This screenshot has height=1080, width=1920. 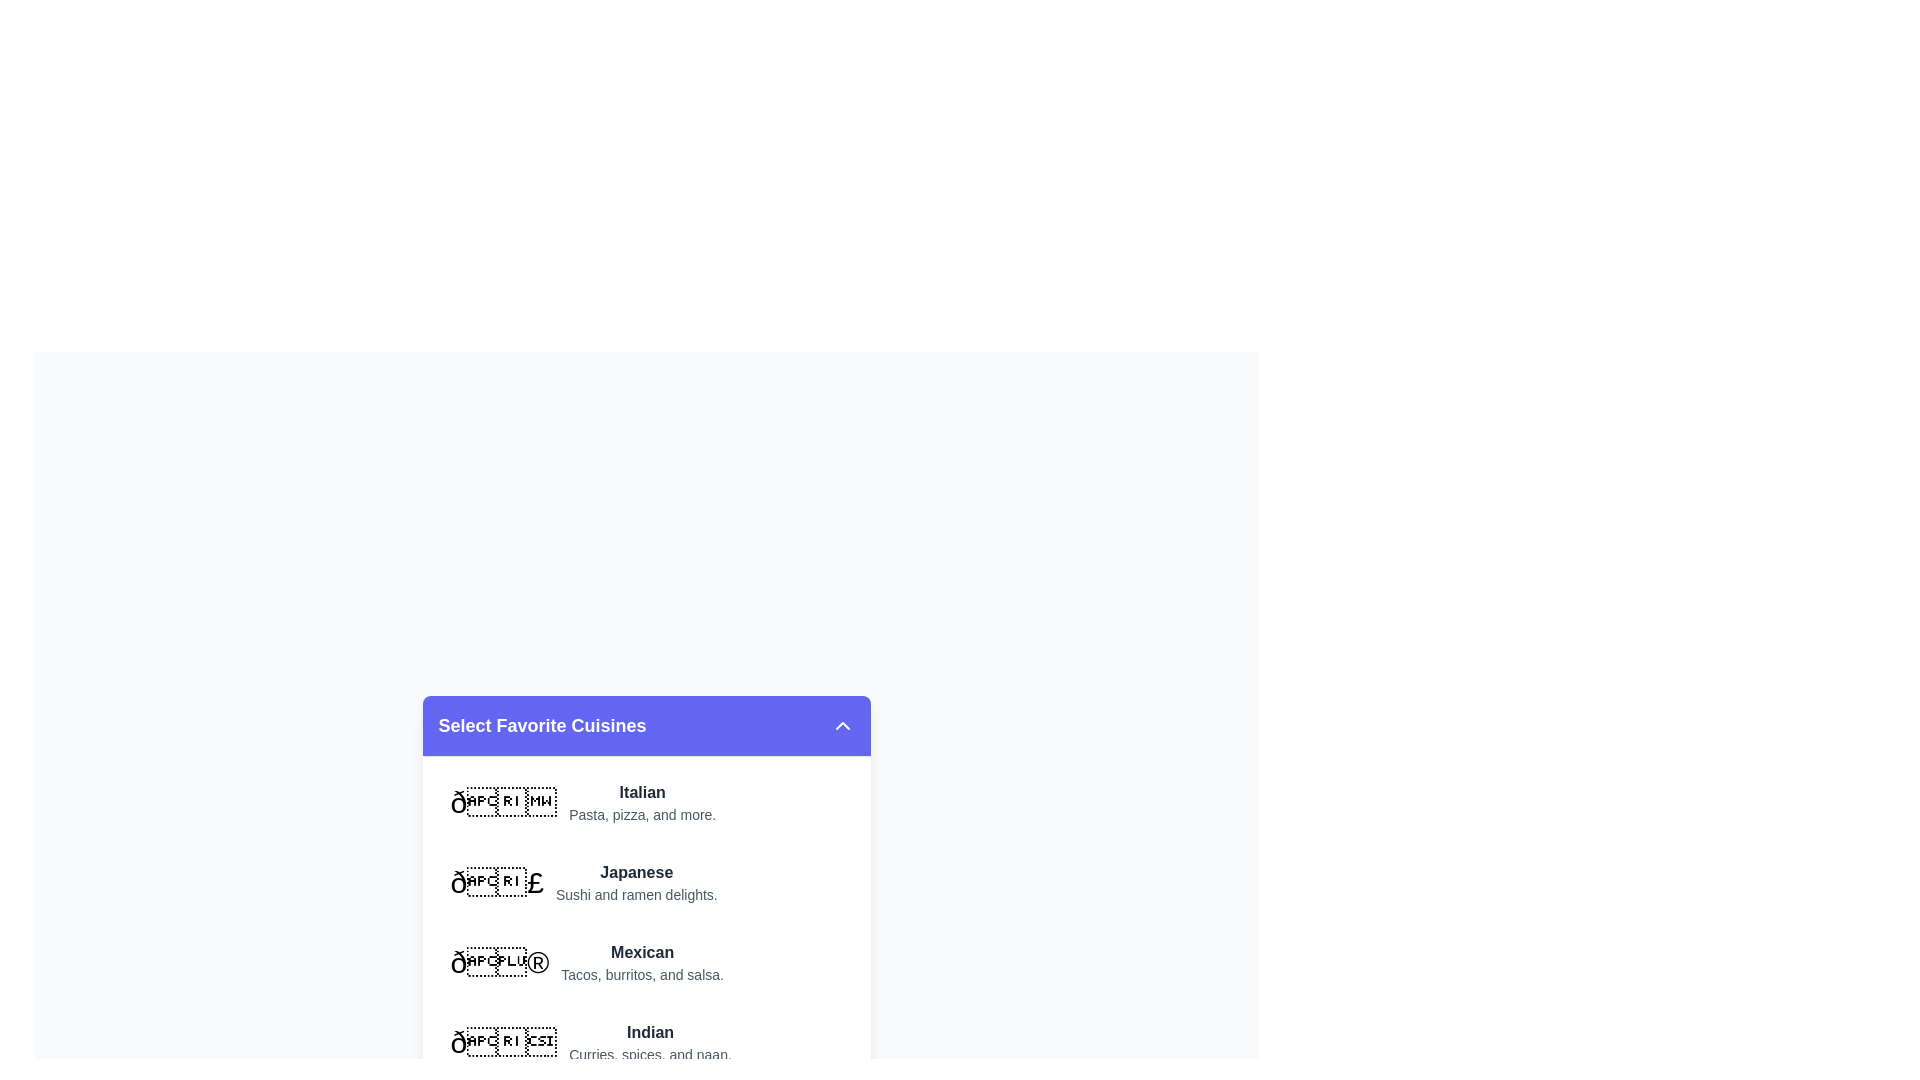 I want to click on the label displaying 'Japanese' in bold dark gray font, located in the 'Select Favorite Cuisines' section, between 'Italian' and 'Sushi and ramen delights.', so click(x=635, y=871).